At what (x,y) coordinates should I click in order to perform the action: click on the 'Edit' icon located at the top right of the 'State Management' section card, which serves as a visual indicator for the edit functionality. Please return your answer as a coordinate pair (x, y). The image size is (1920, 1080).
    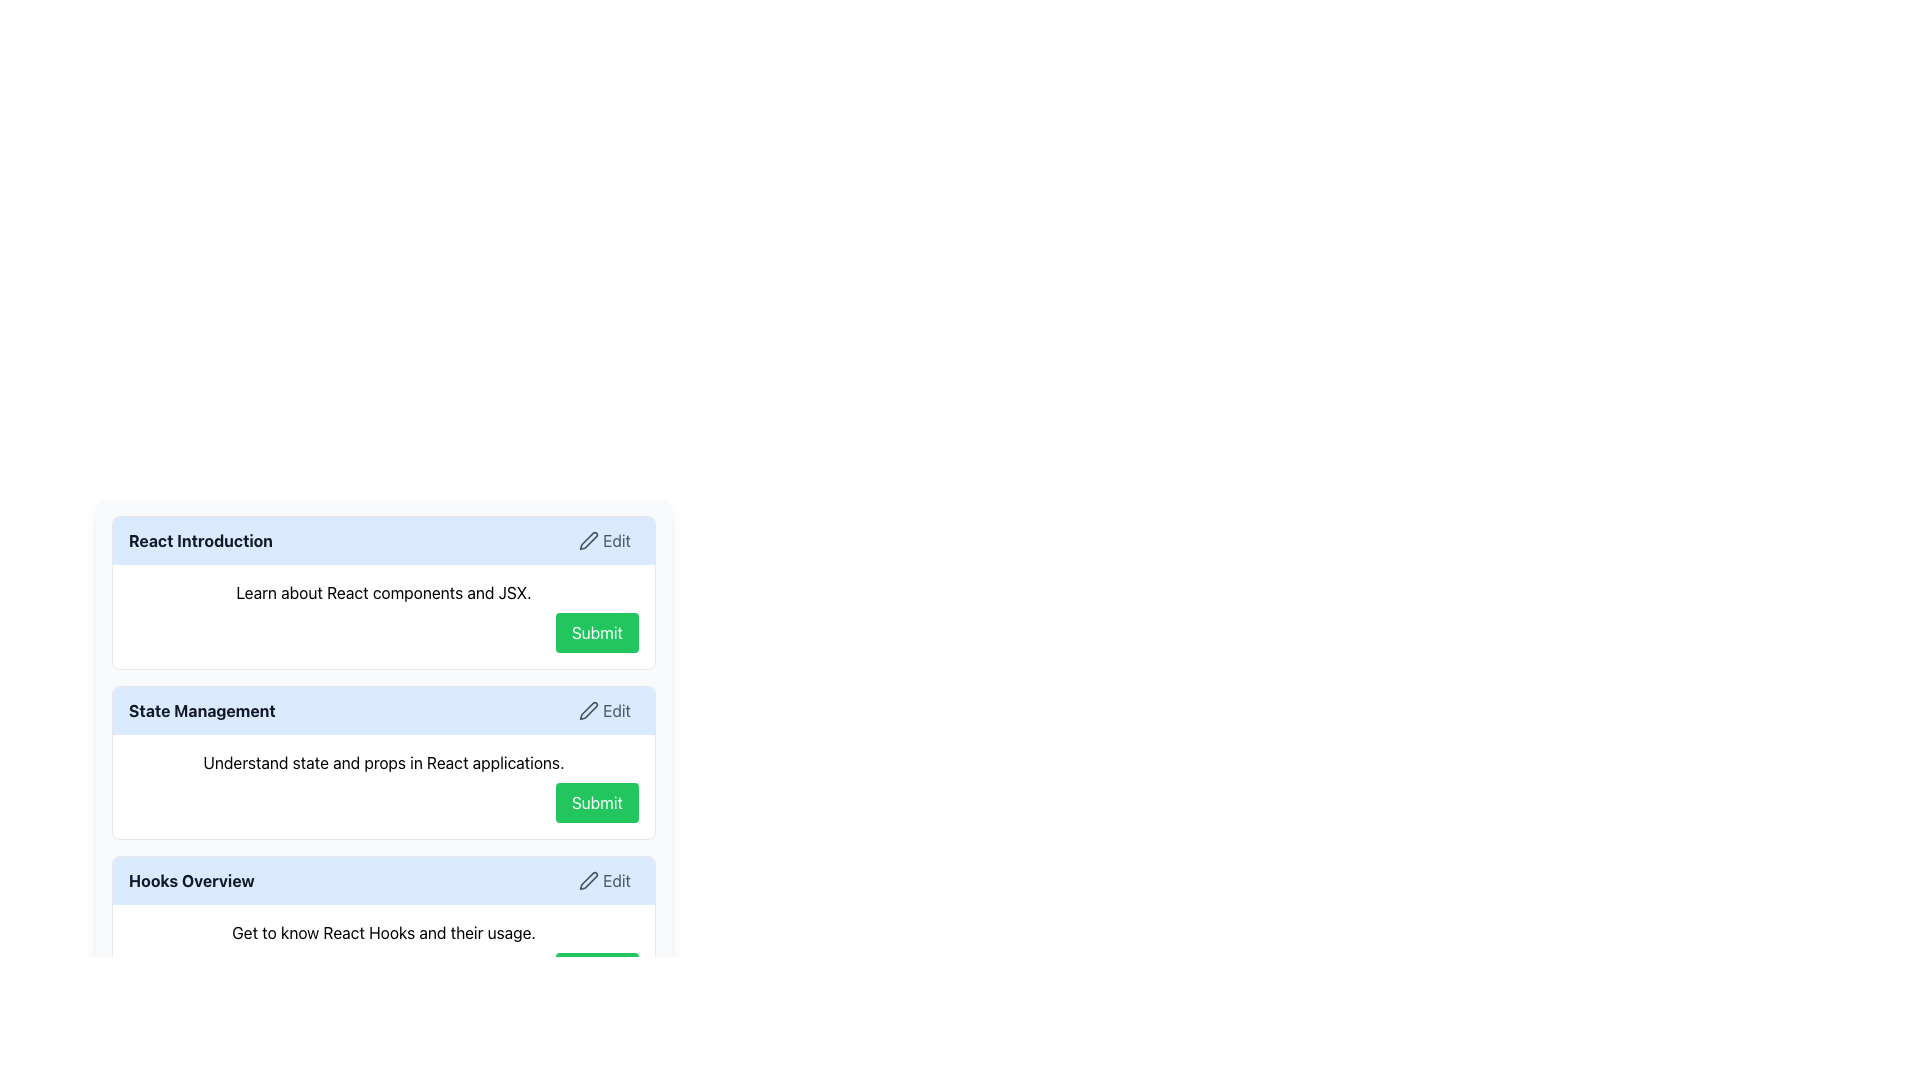
    Looking at the image, I should click on (588, 709).